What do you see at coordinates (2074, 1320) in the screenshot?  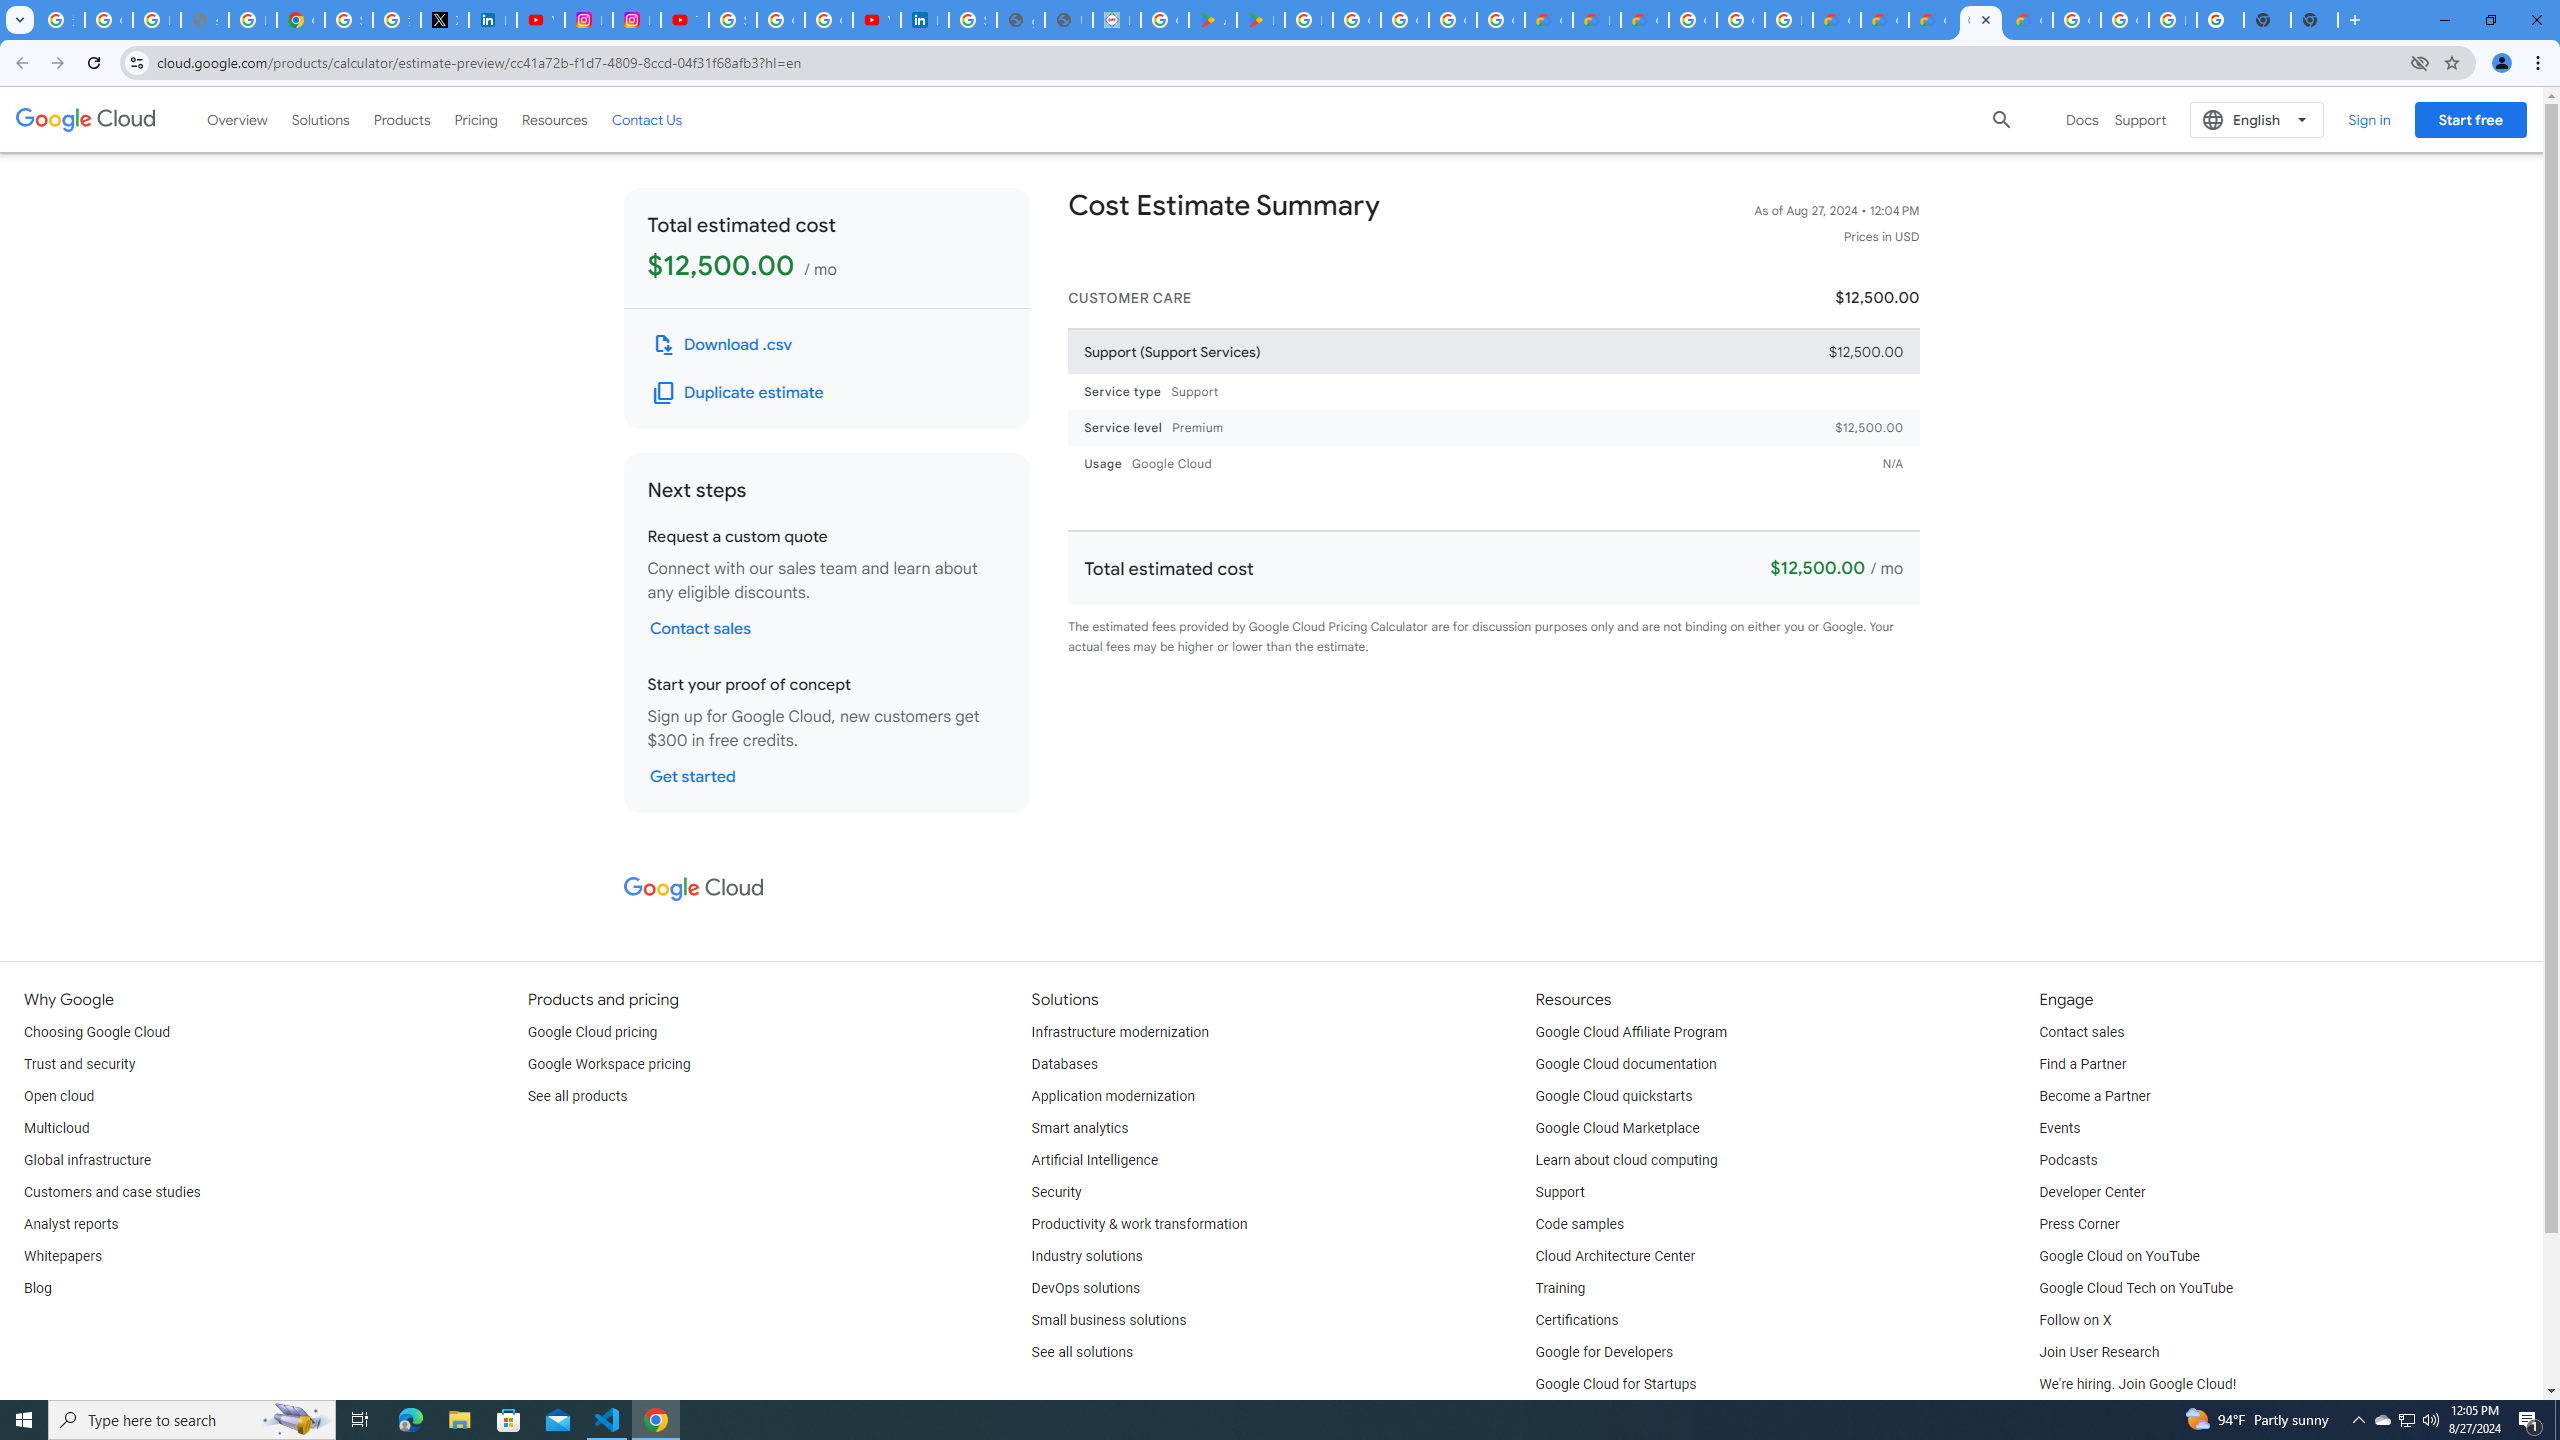 I see `'Follow on X'` at bounding box center [2074, 1320].